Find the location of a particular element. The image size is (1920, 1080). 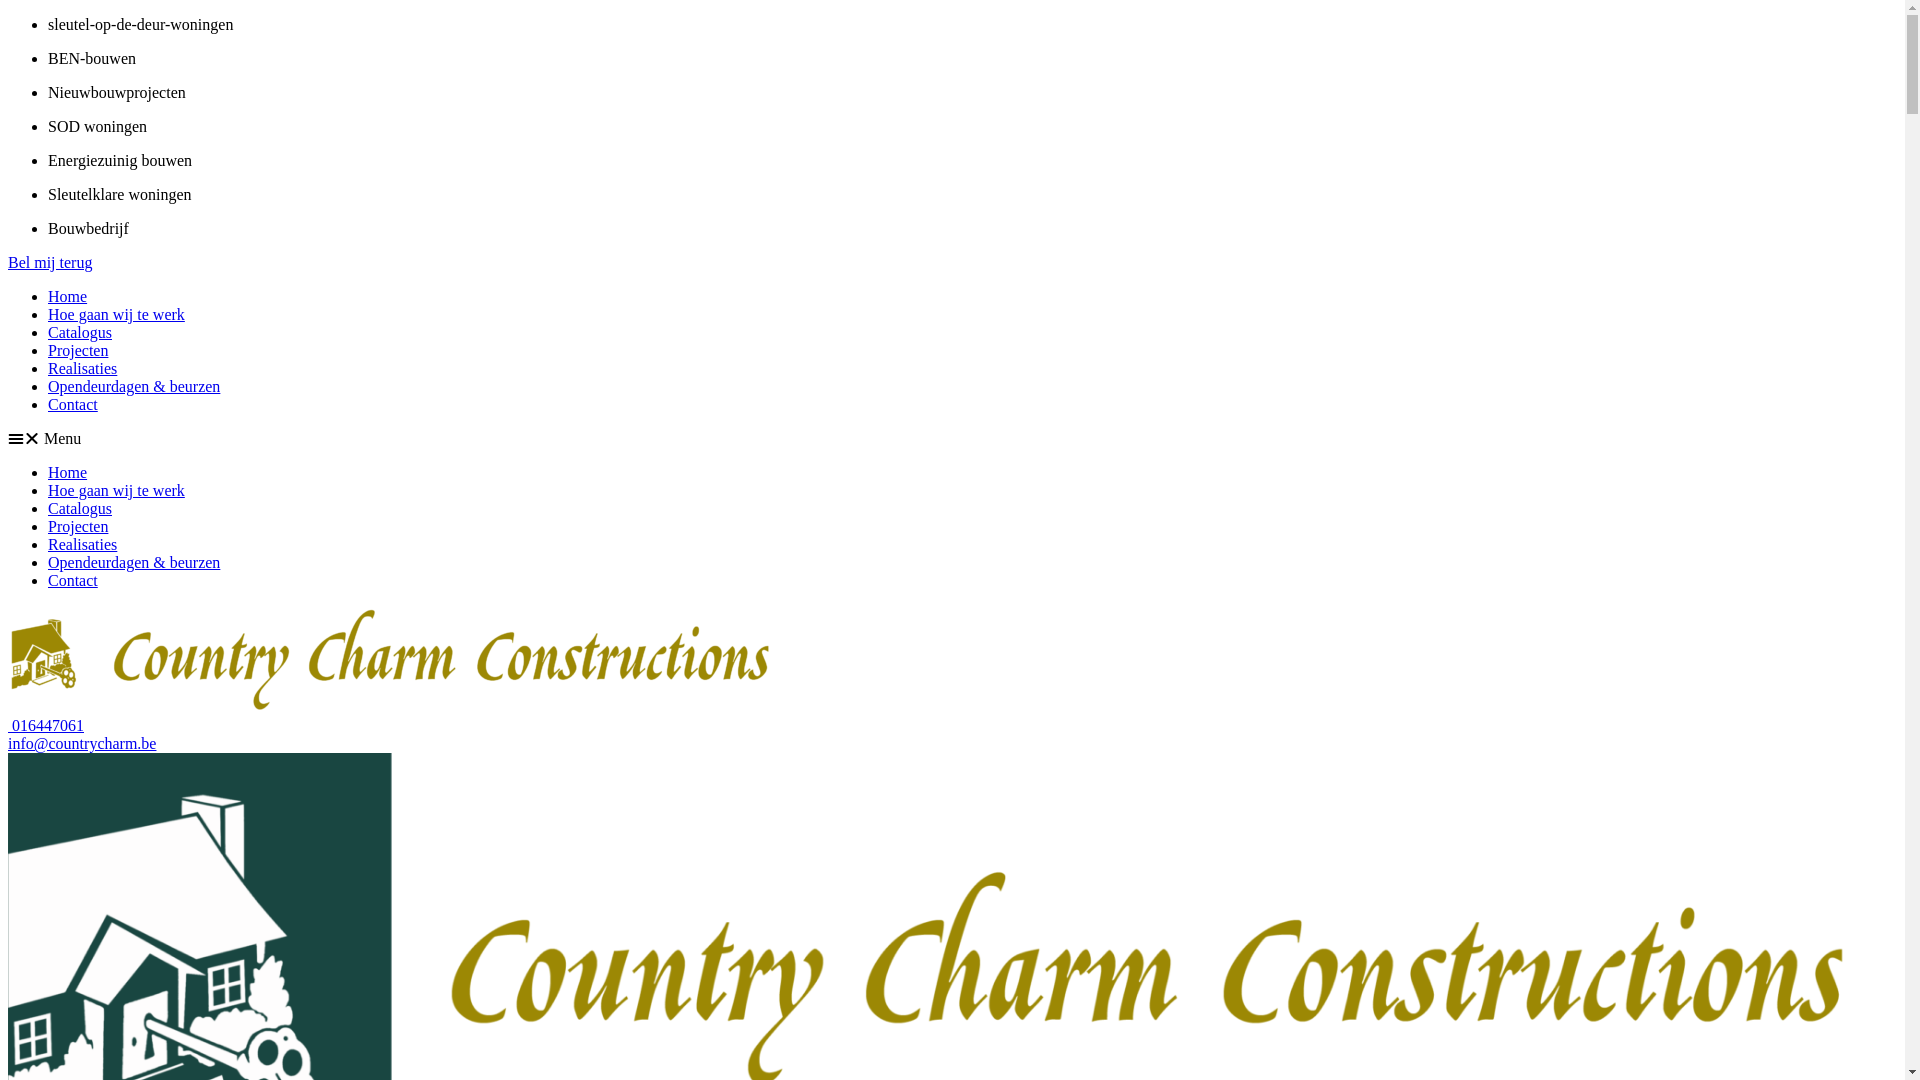

'Realisaties' is located at coordinates (48, 368).